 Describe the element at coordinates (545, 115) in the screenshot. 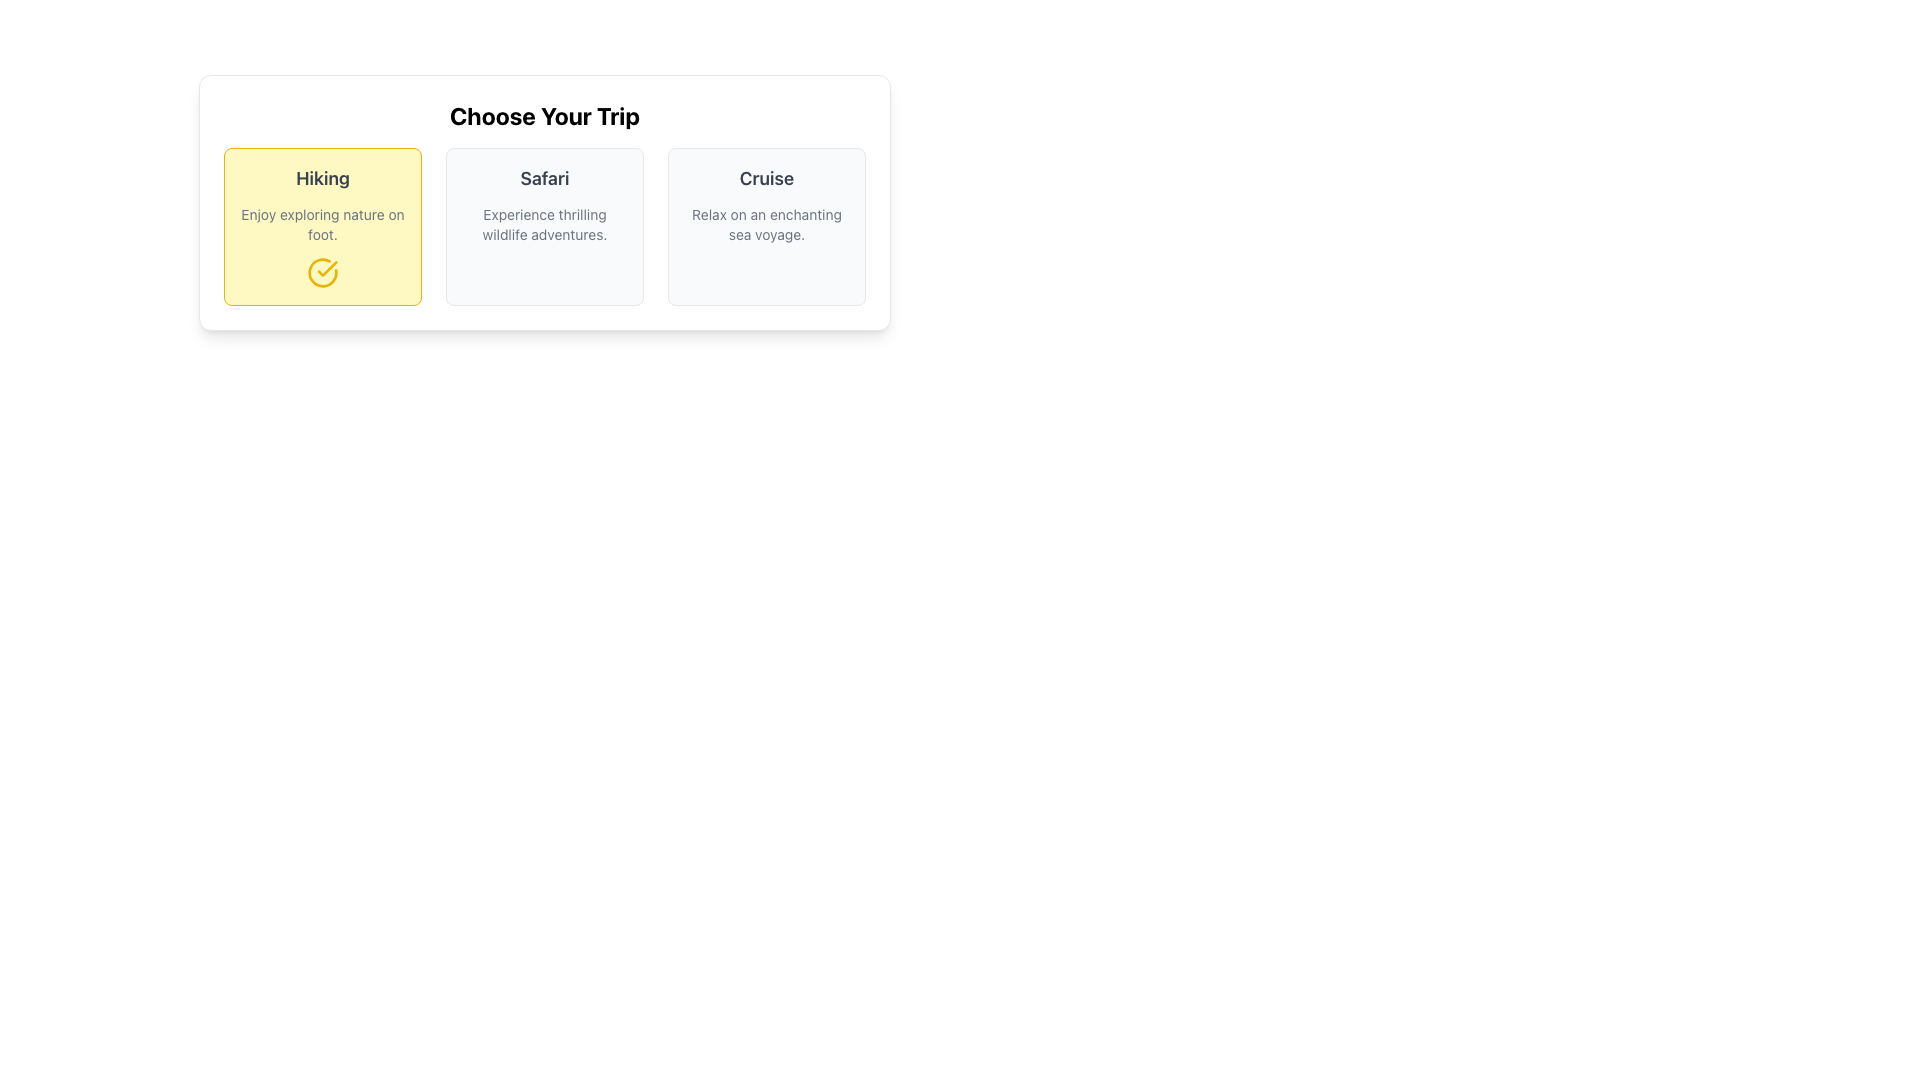

I see `the prominently styled heading with the text 'Choose Your Trip', which is centered at the top of a card-like layout` at that location.